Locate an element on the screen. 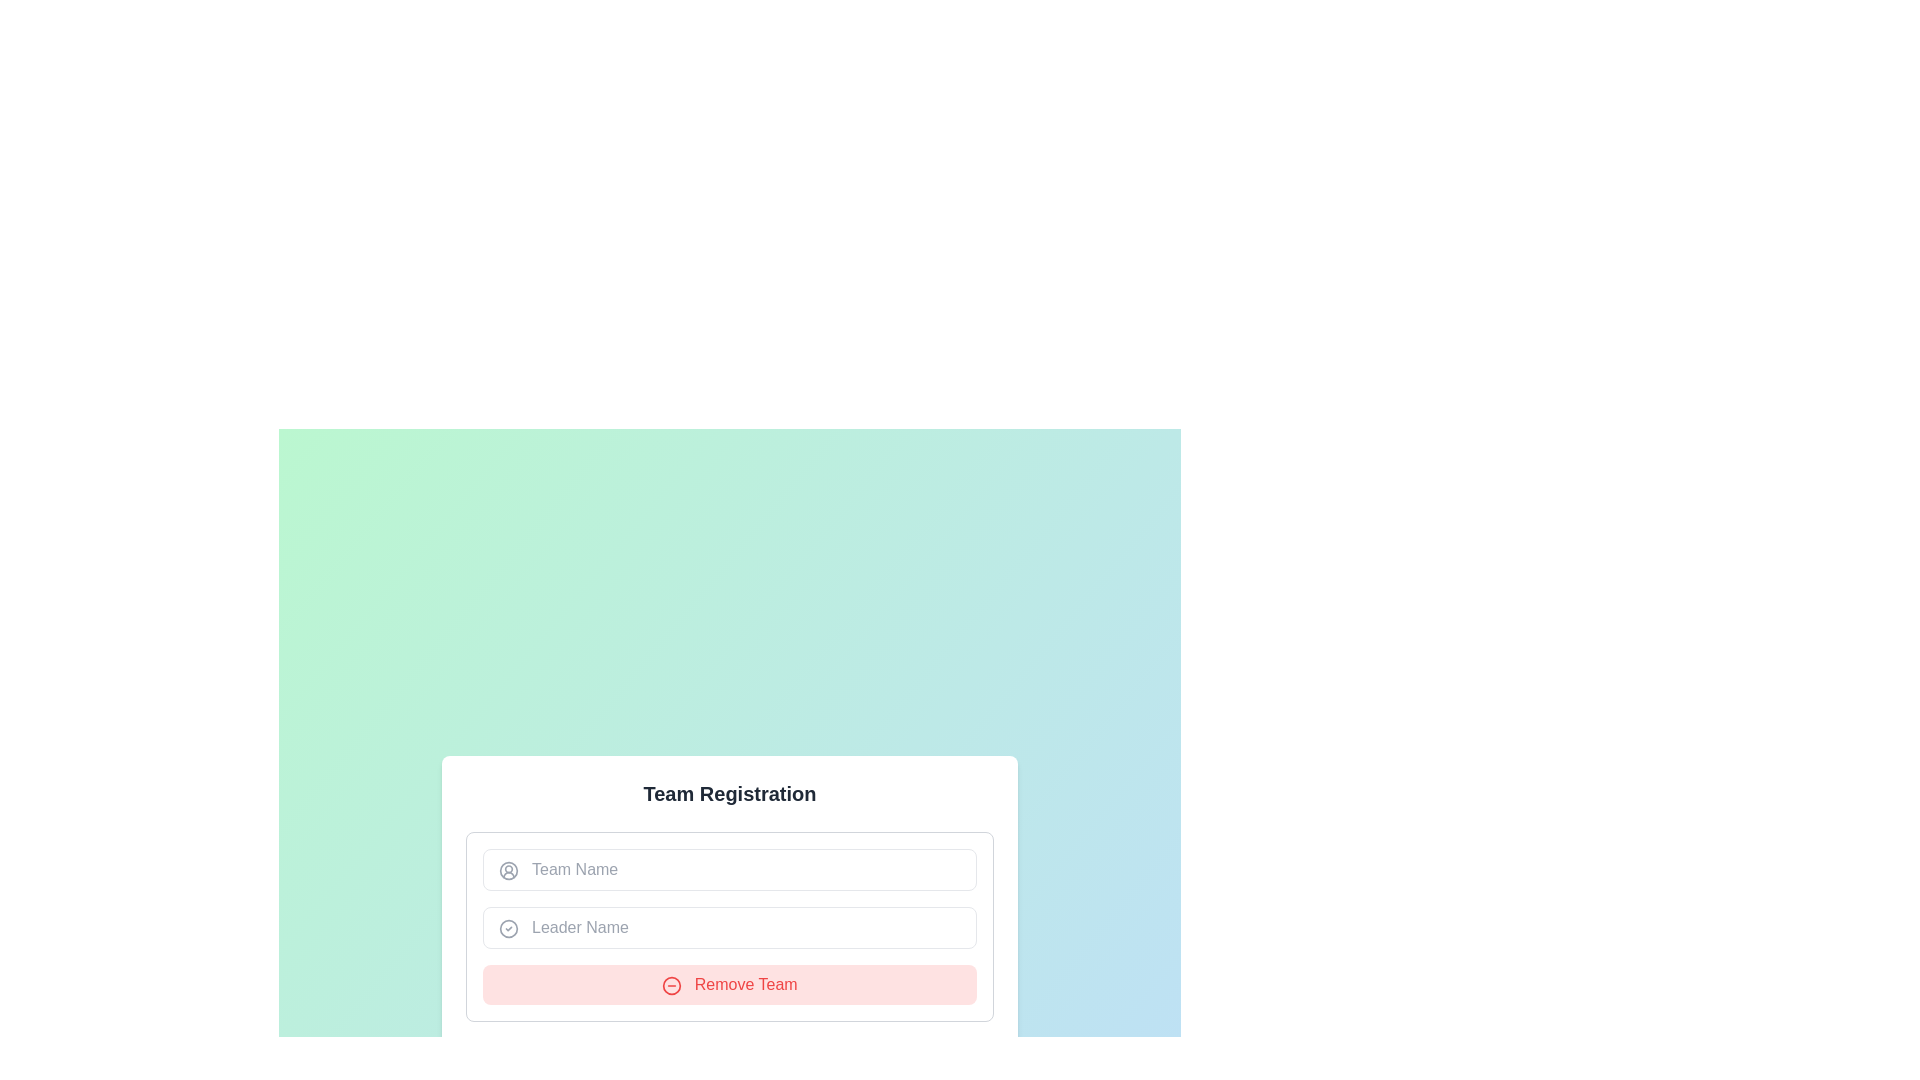  the SVG circular shape that is part of the decorative user icon, located near the 'Team Name' label is located at coordinates (508, 870).